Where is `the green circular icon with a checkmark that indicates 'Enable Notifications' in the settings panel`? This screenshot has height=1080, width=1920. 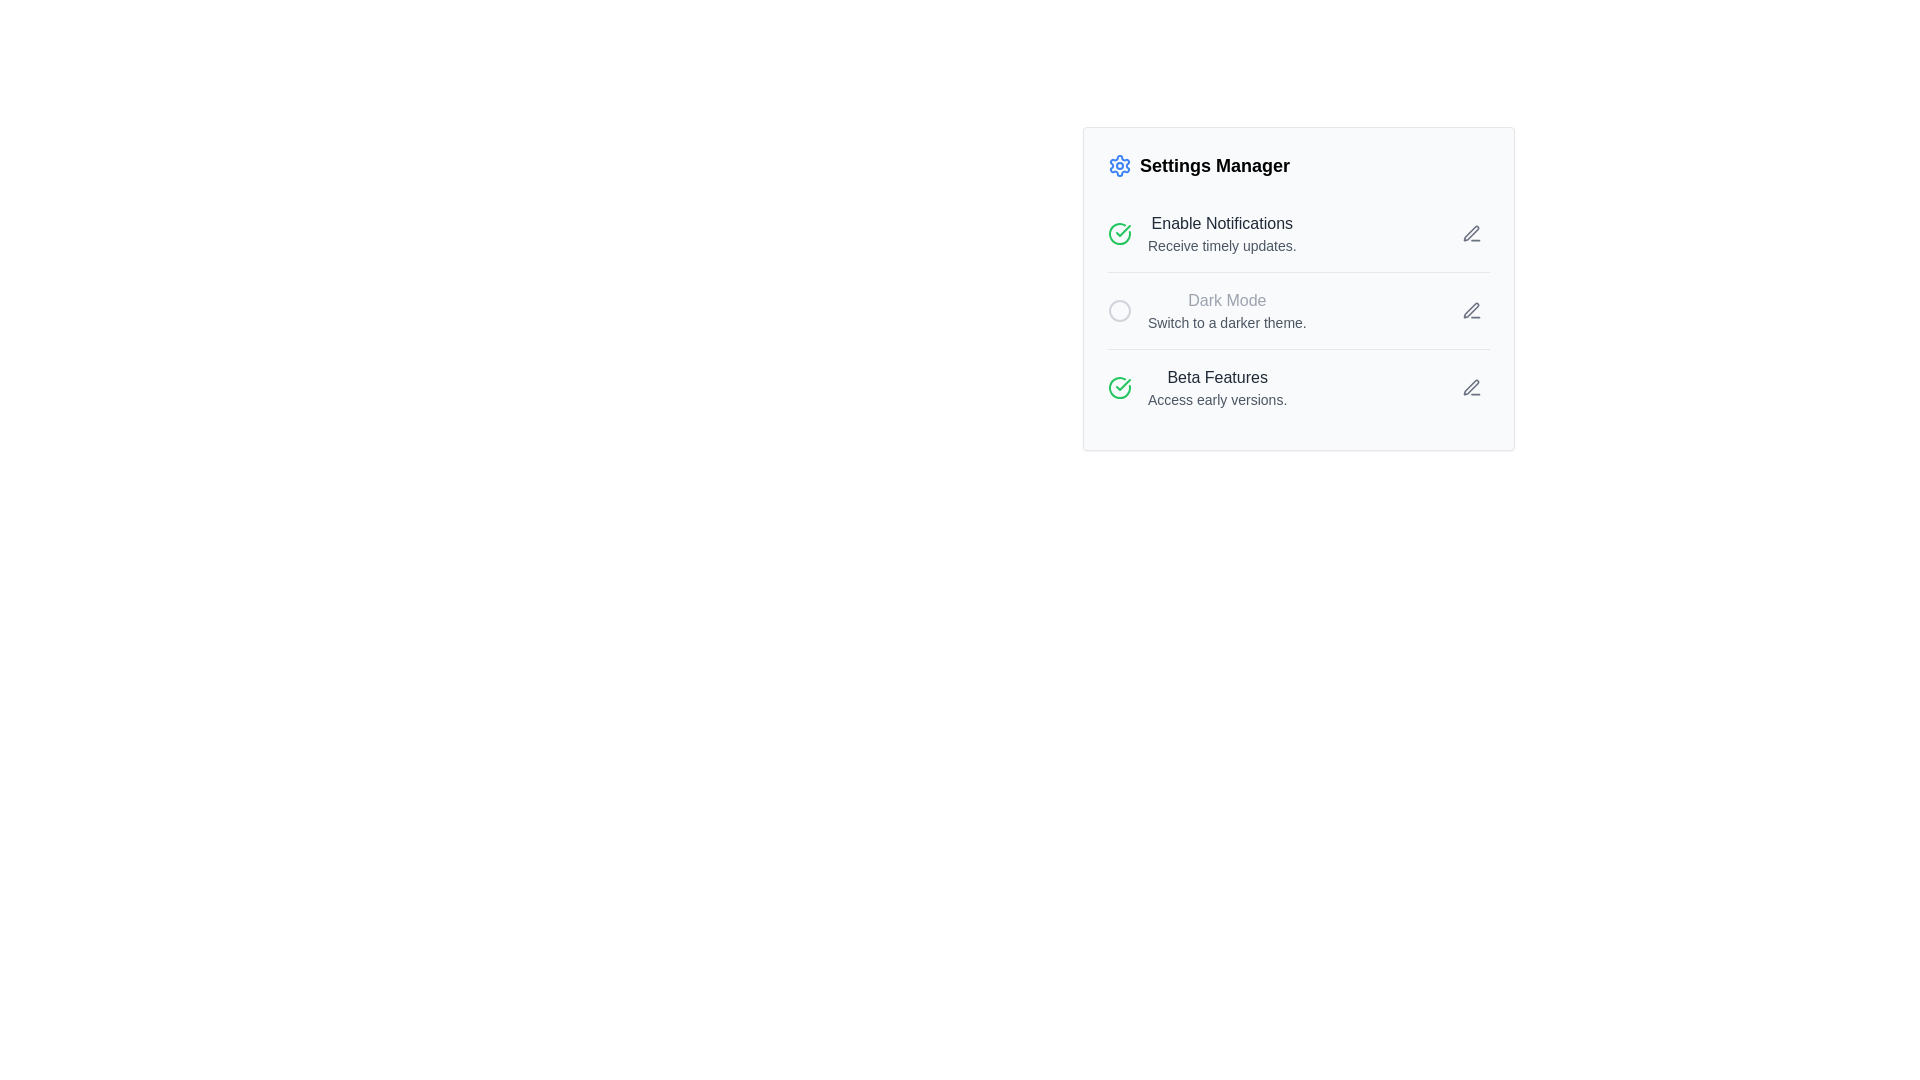 the green circular icon with a checkmark that indicates 'Enable Notifications' in the settings panel is located at coordinates (1118, 388).